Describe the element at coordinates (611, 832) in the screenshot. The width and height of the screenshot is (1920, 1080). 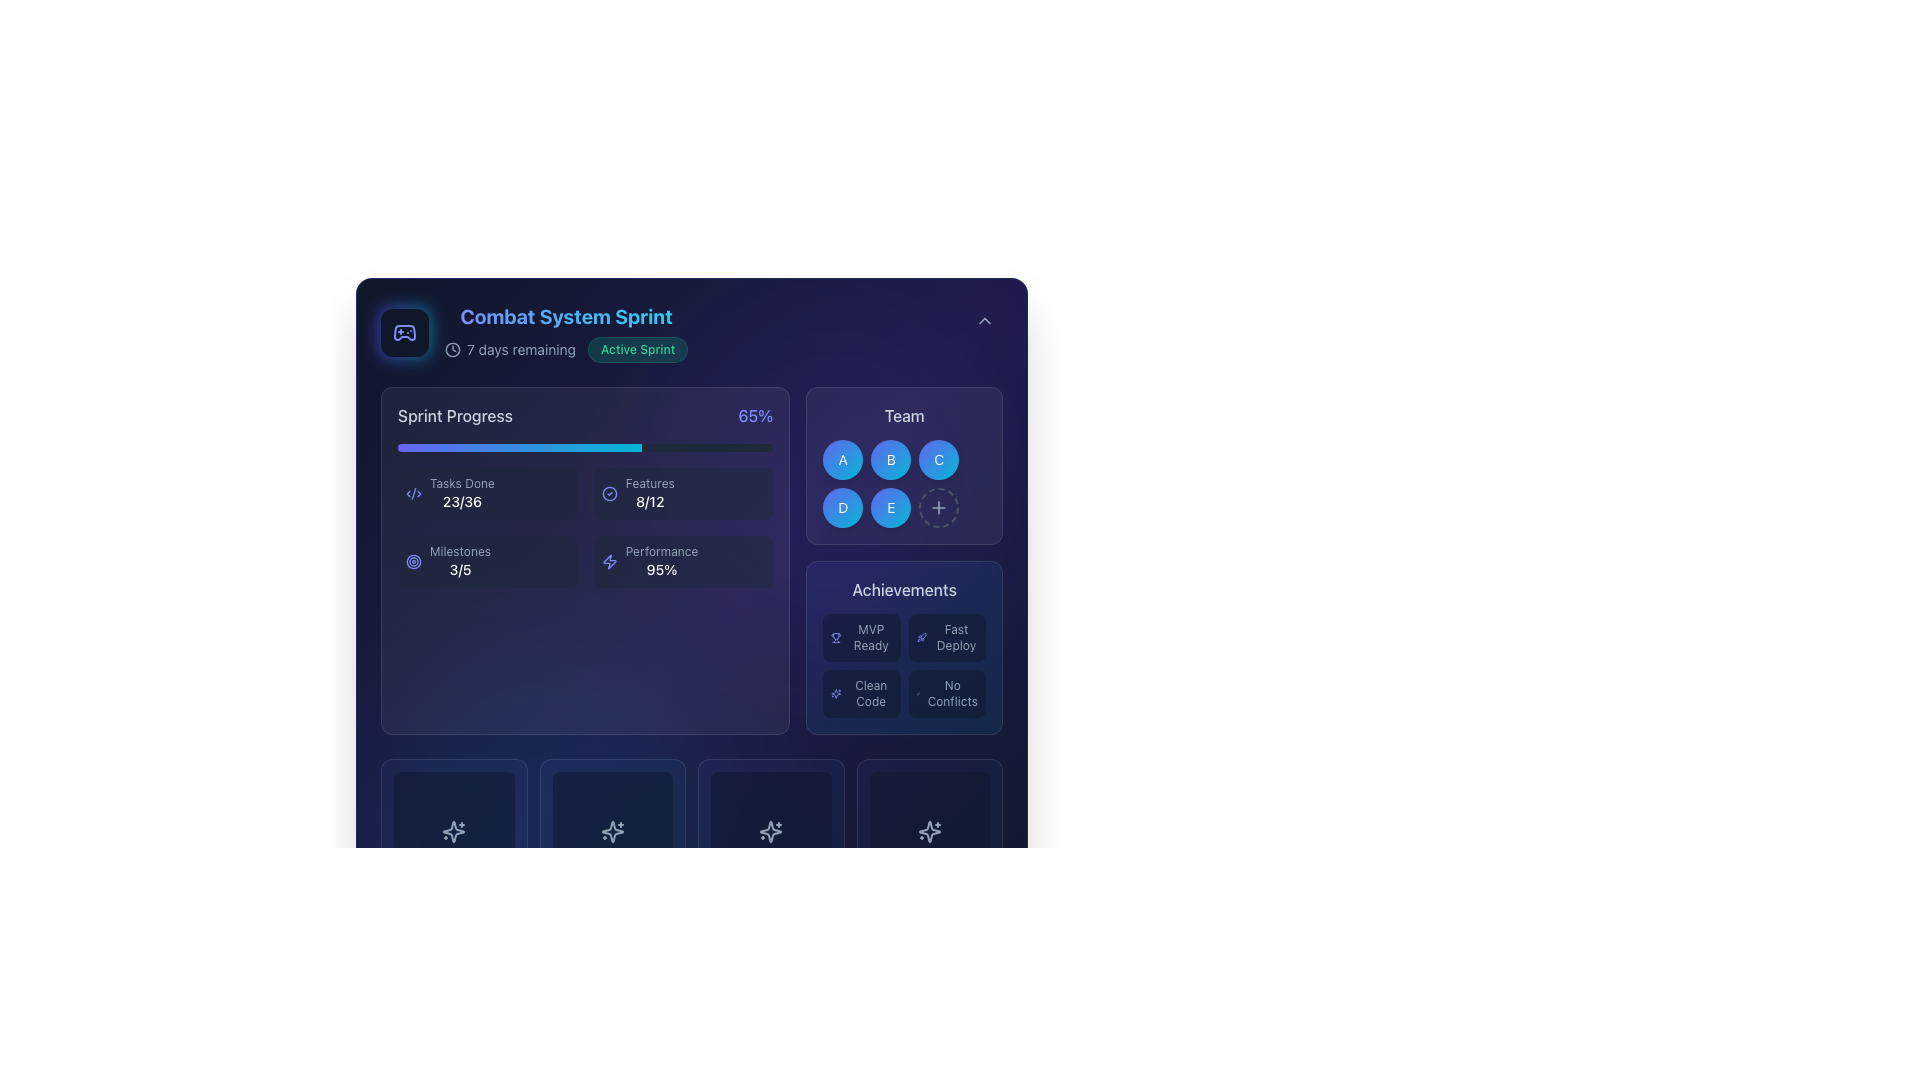
I see `the leftmost graphic icon that represents an achievement or status, located beneath the Sprint Progress section` at that location.